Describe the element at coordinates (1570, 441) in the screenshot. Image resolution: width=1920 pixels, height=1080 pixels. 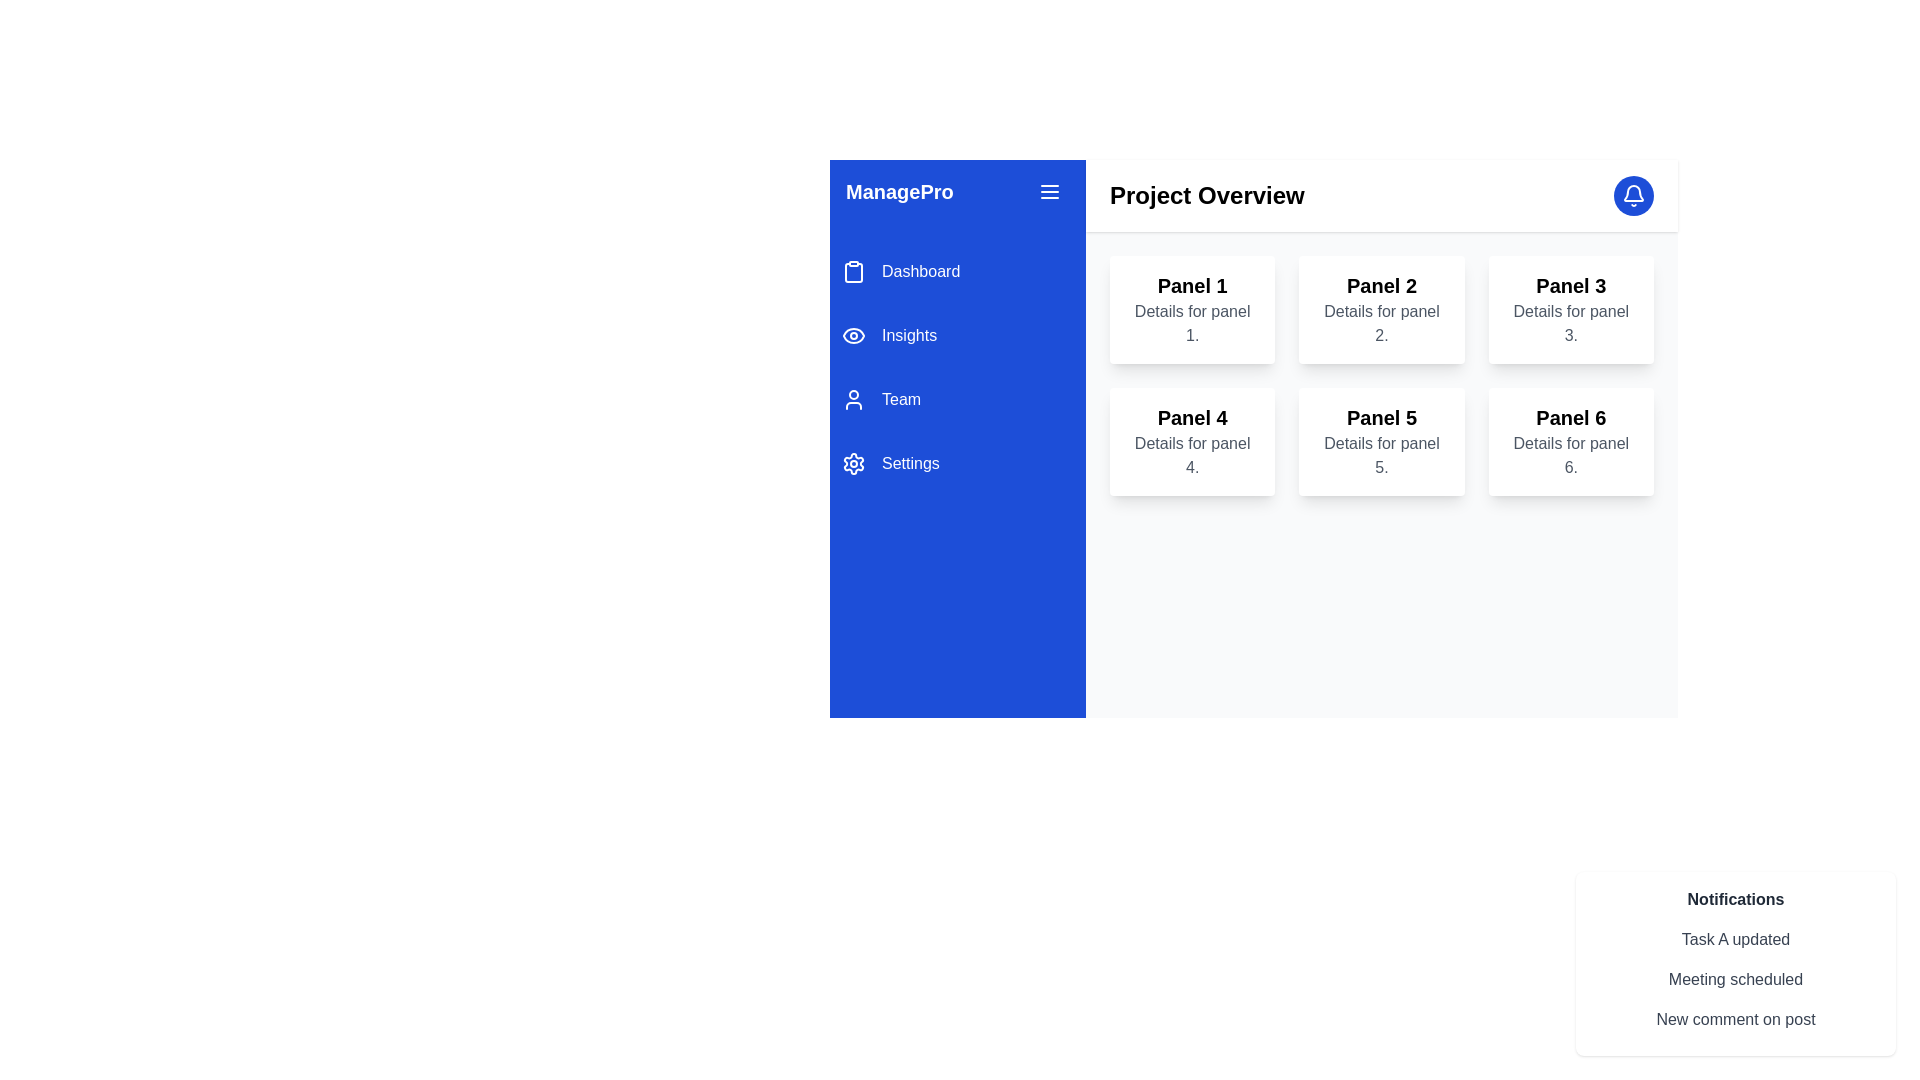
I see `the informational panel titled 'Panel 6'` at that location.